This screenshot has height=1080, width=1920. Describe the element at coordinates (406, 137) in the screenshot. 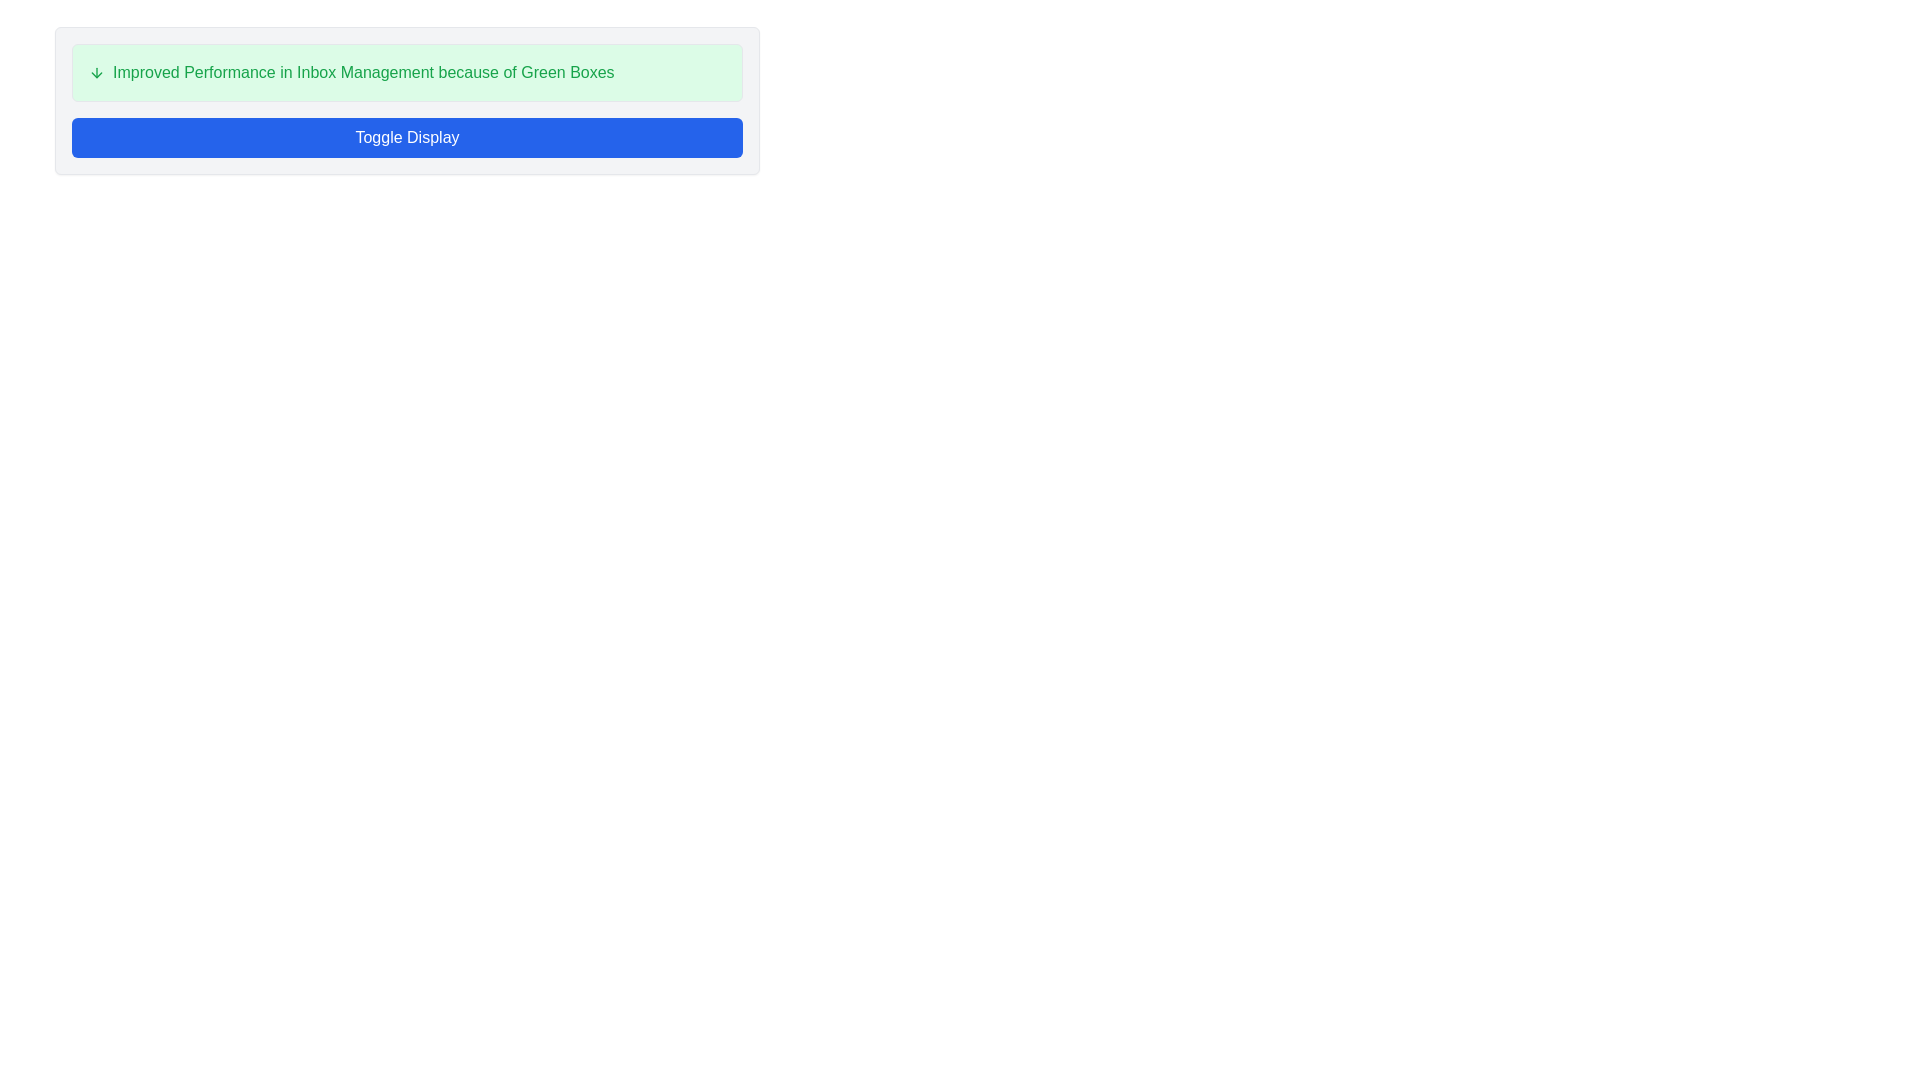

I see `the toggle button at the bottom of the gray box` at that location.